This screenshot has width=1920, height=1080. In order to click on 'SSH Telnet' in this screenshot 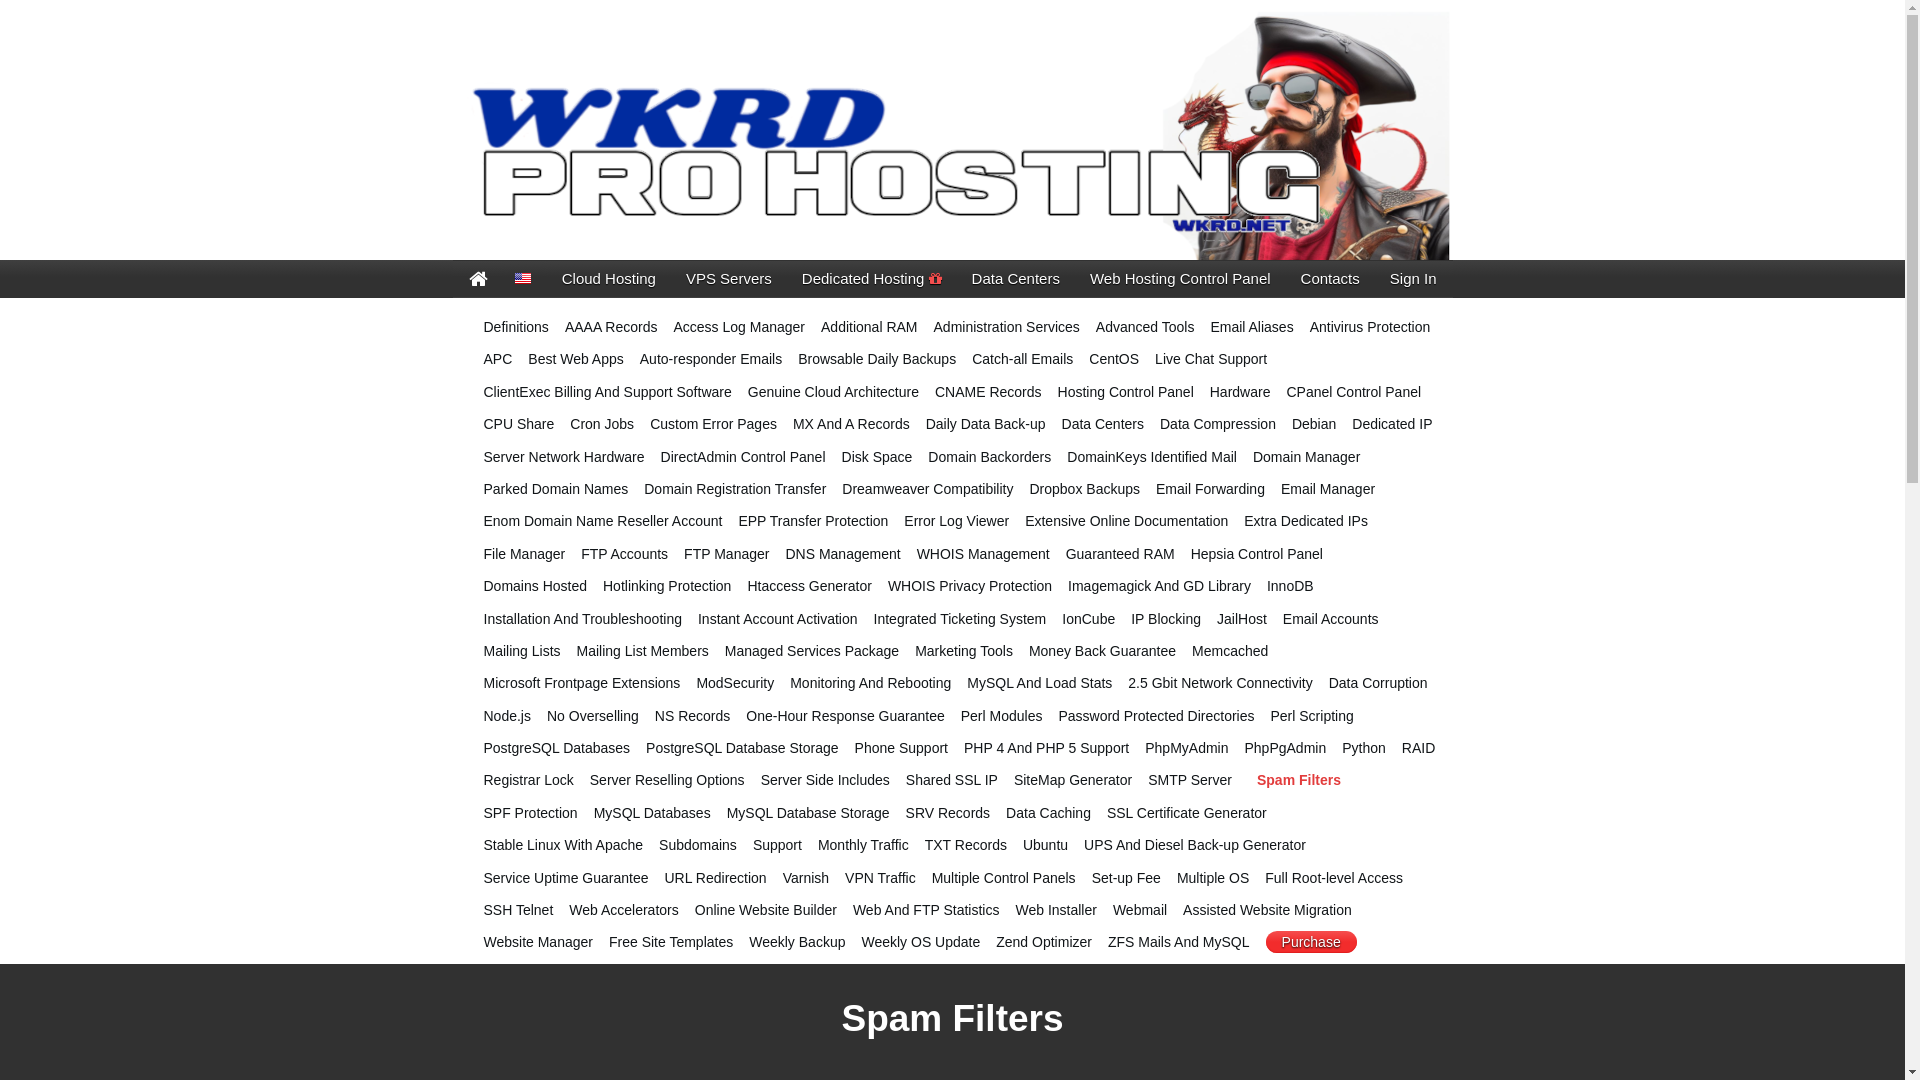, I will do `click(518, 910)`.